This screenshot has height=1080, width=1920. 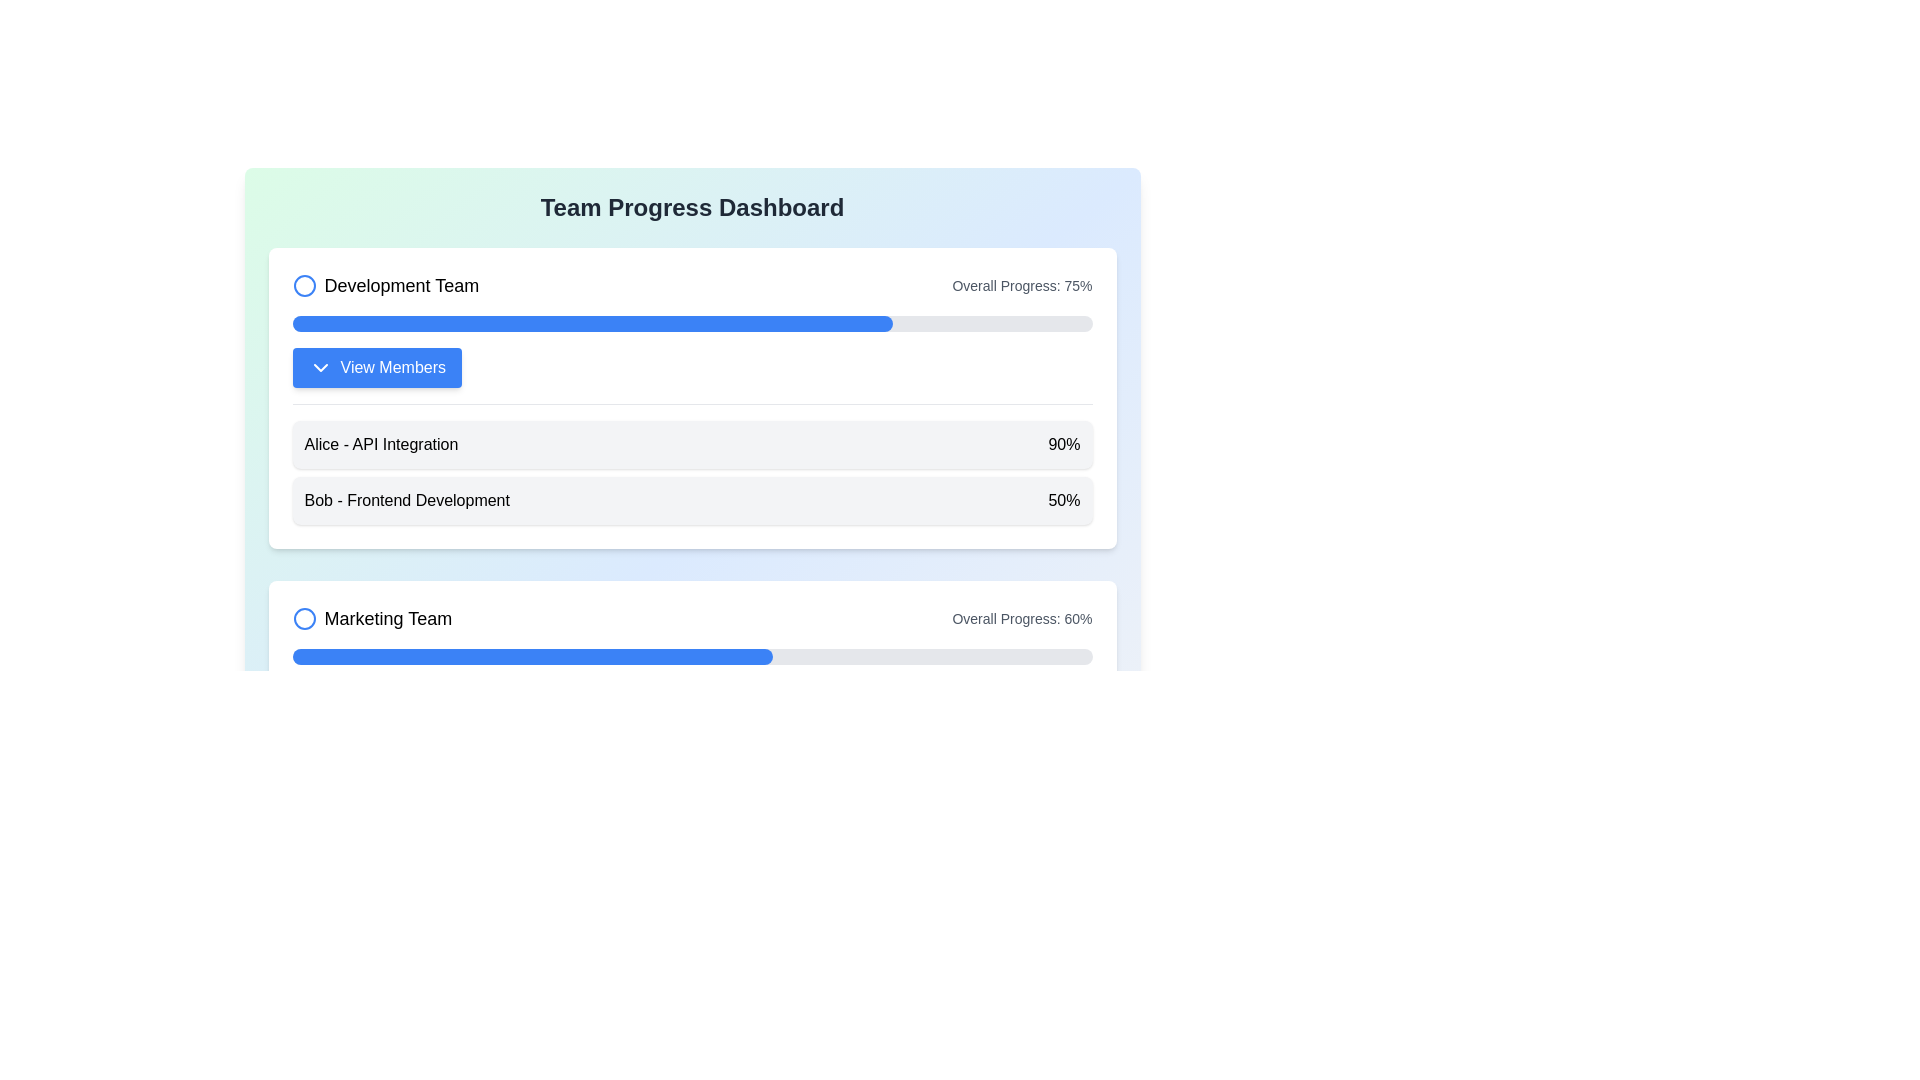 I want to click on the styled radio button indicator, so click(x=303, y=285).